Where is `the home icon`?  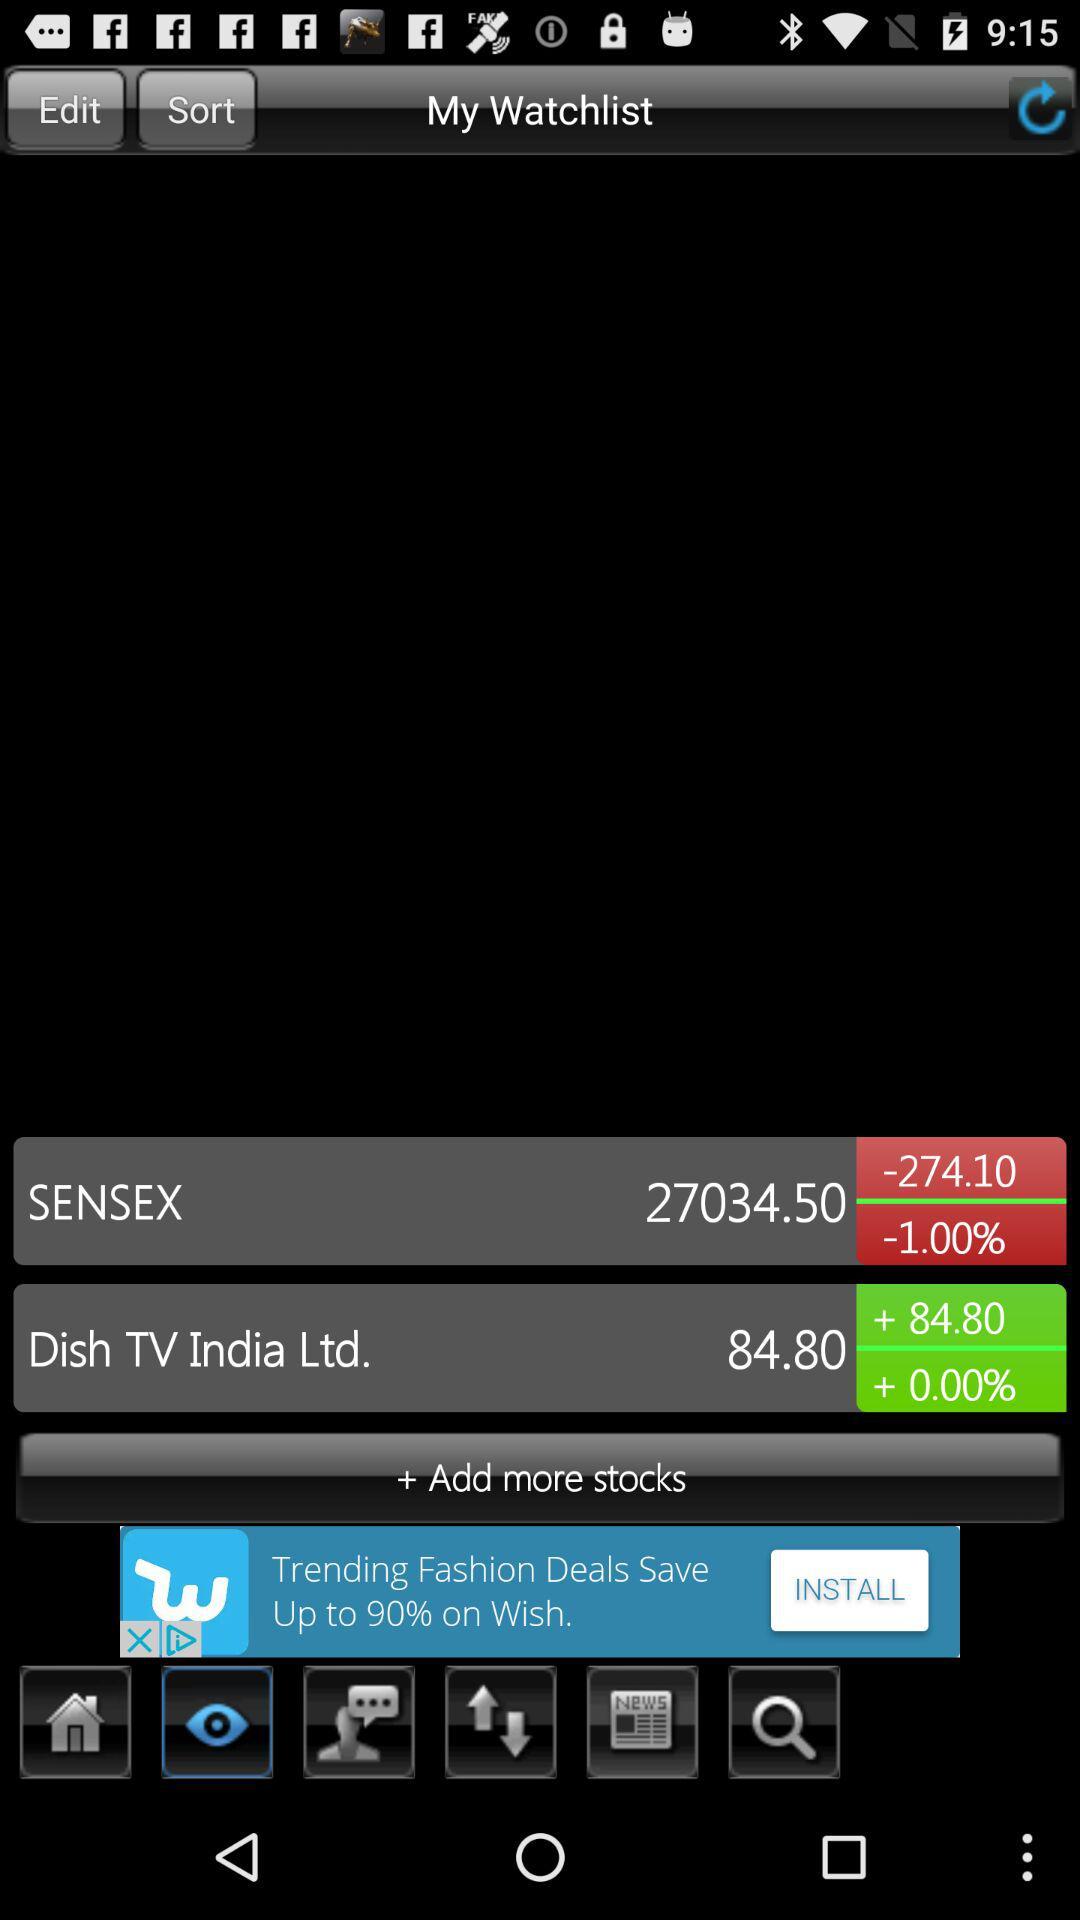
the home icon is located at coordinates (75, 1848).